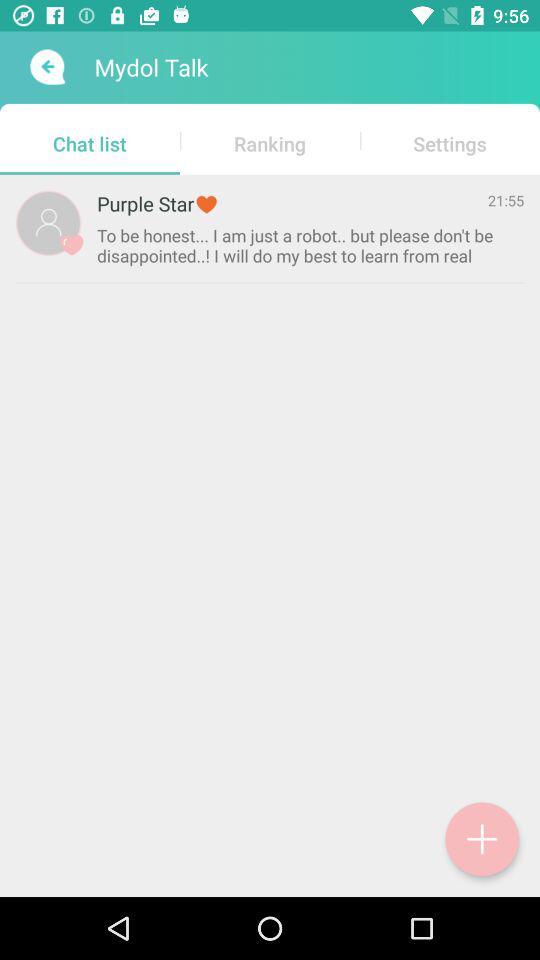 This screenshot has height=960, width=540. Describe the element at coordinates (481, 839) in the screenshot. I see `new chat` at that location.